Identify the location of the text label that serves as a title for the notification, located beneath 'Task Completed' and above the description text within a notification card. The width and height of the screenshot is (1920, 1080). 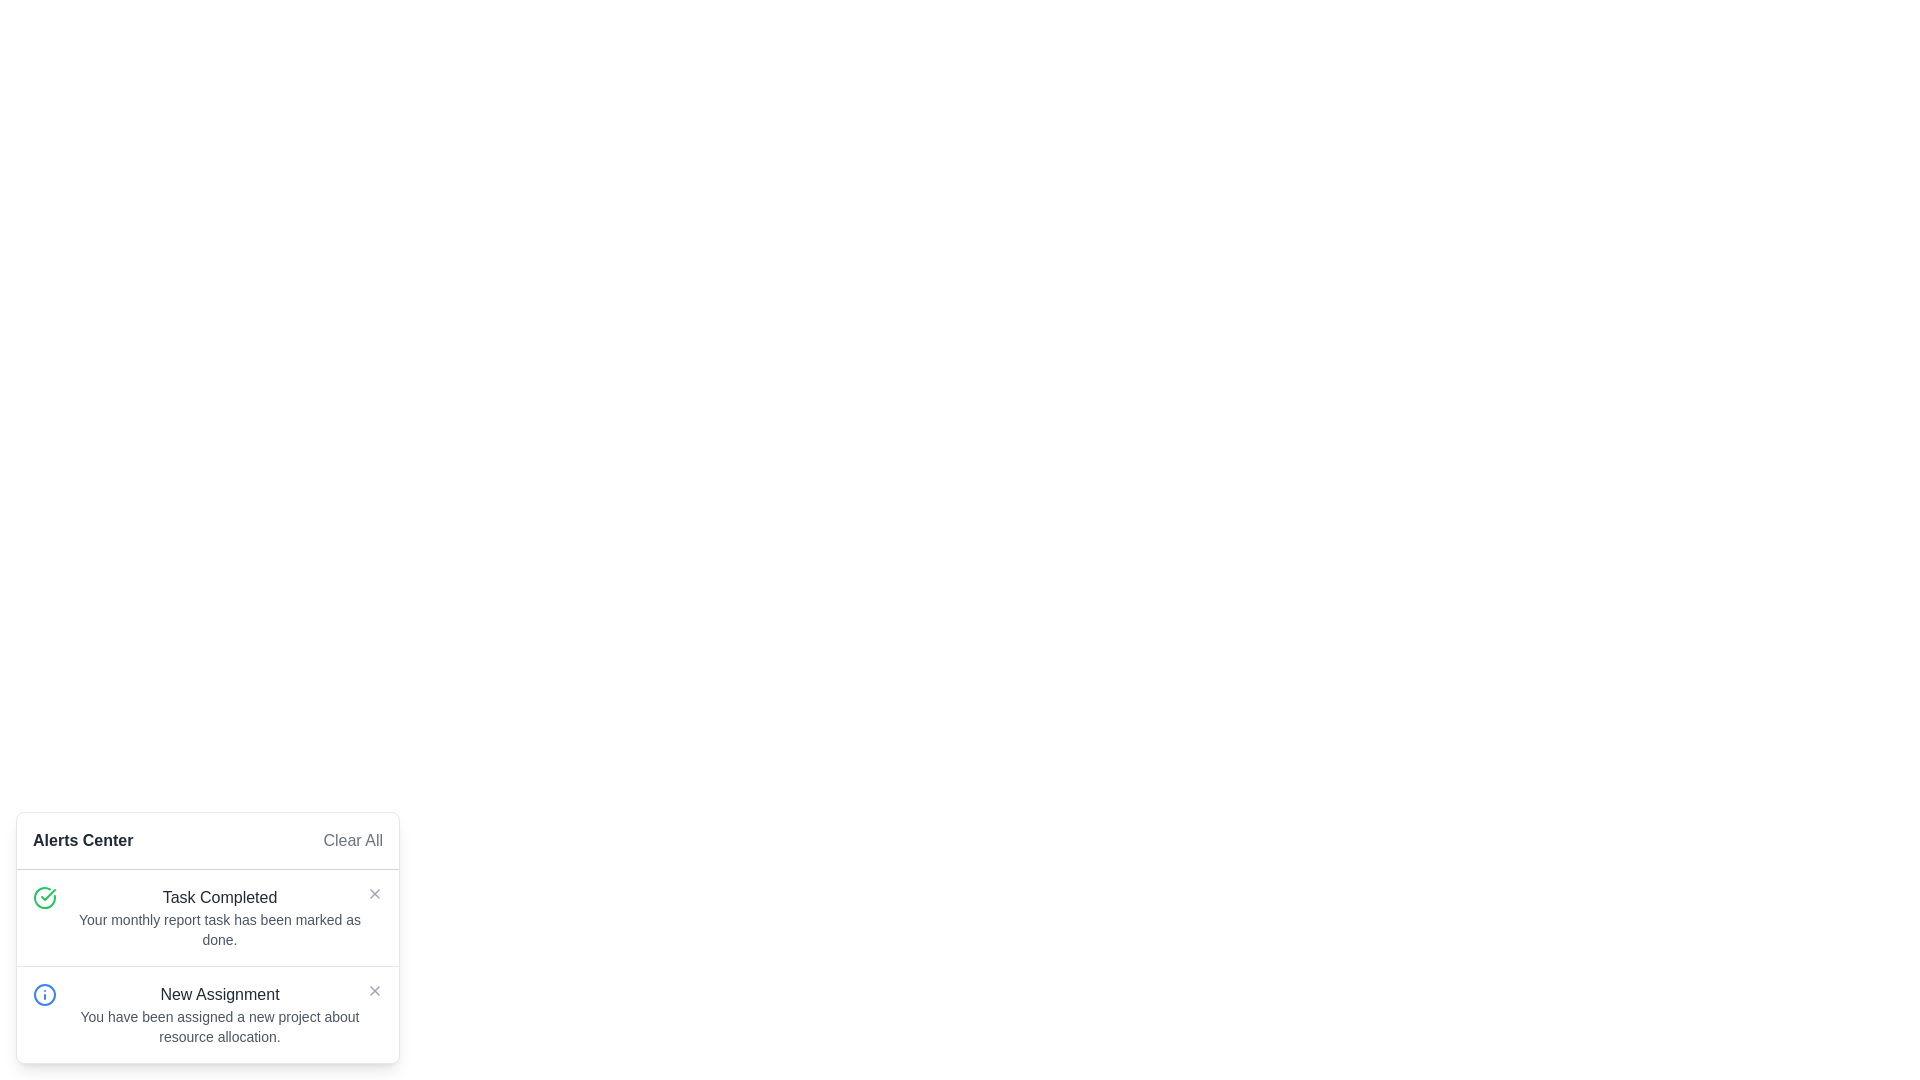
(220, 995).